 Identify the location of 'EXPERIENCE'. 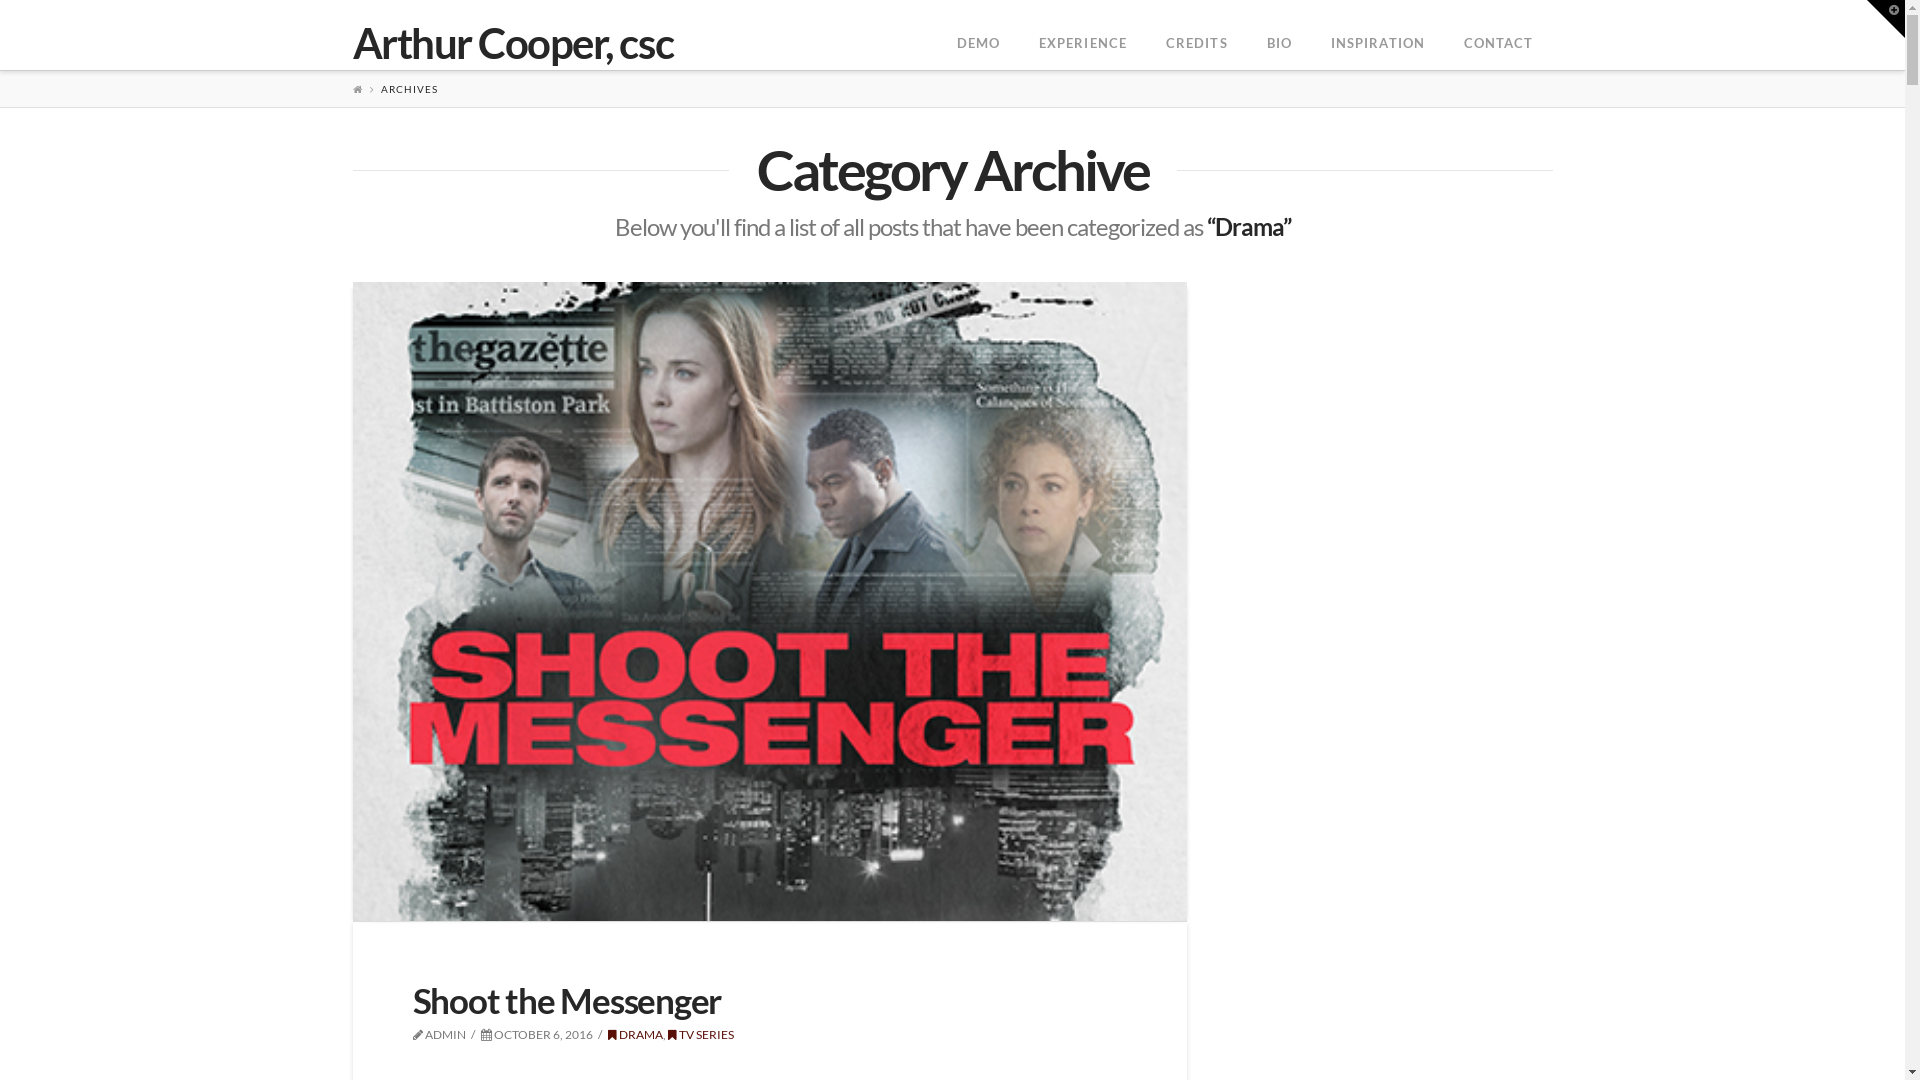
(1081, 34).